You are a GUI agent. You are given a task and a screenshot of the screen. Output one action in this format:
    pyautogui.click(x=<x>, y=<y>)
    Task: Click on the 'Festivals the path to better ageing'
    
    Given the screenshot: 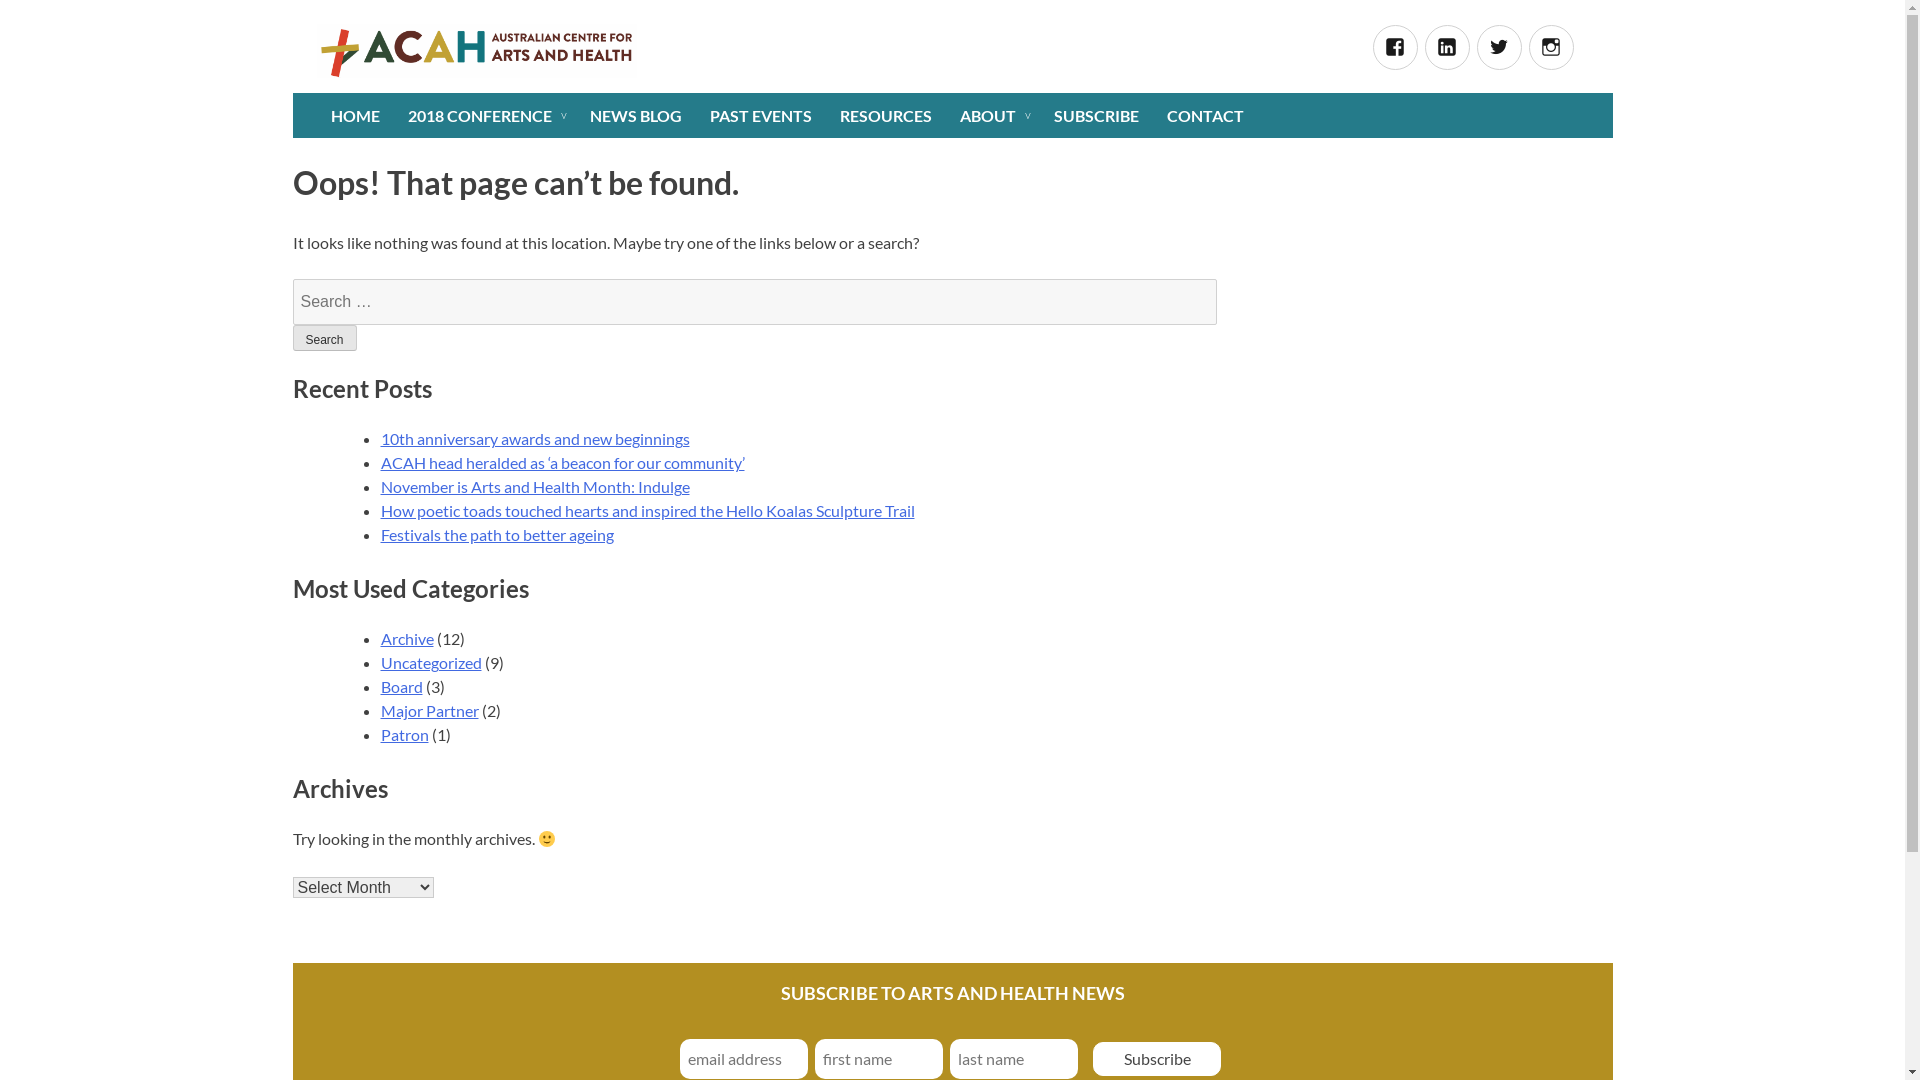 What is the action you would take?
    pyautogui.click(x=379, y=533)
    